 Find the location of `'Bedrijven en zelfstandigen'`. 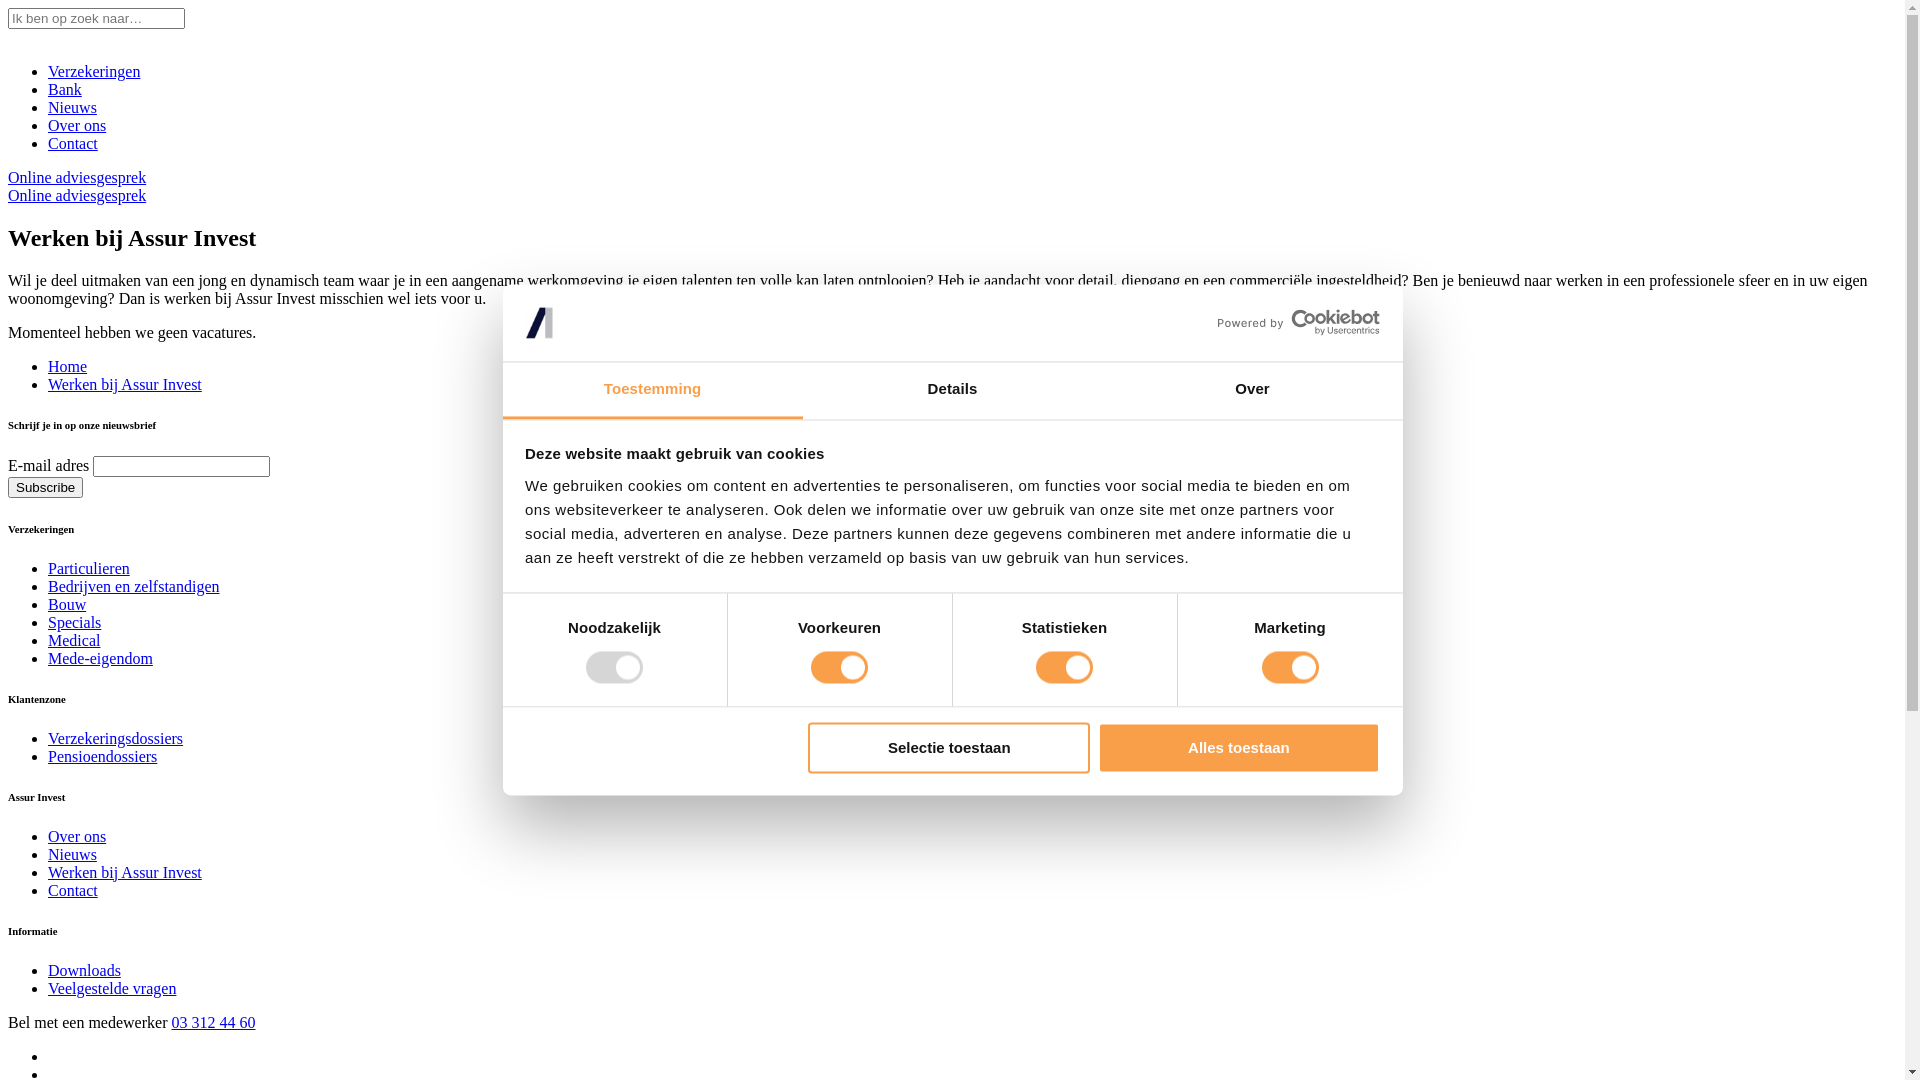

'Bedrijven en zelfstandigen' is located at coordinates (48, 585).